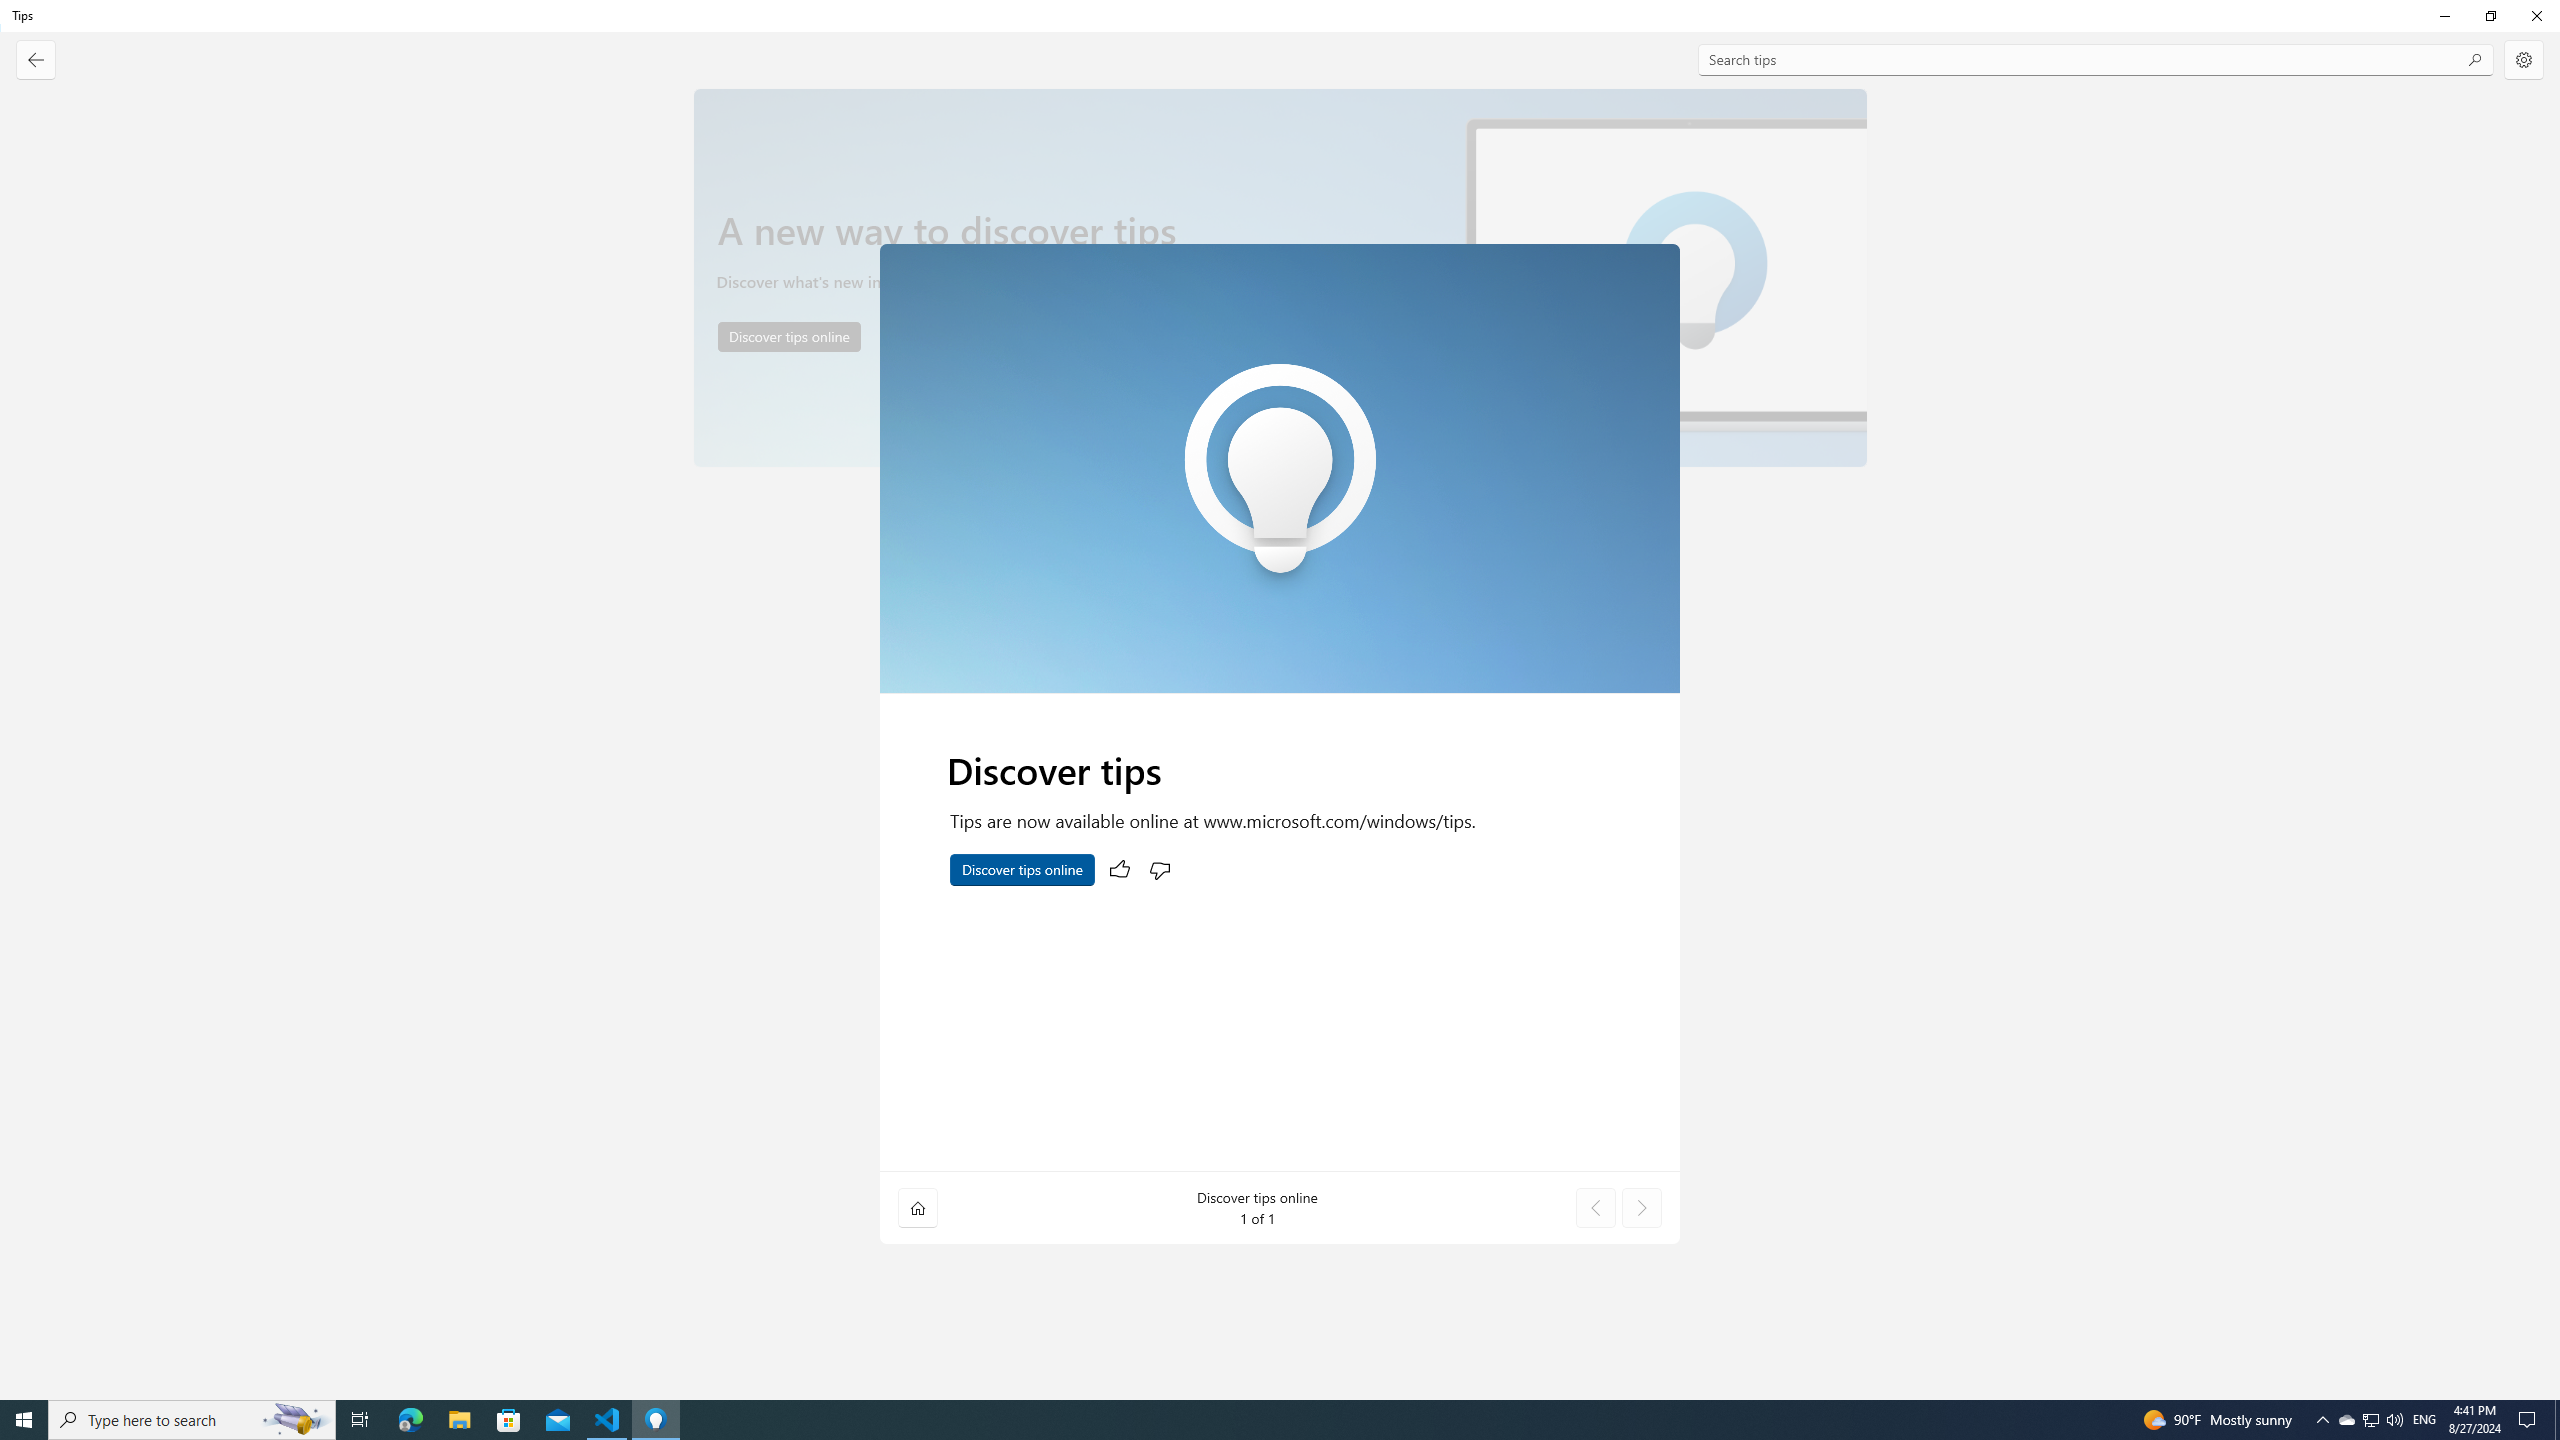 This screenshot has height=1440, width=2560. What do you see at coordinates (1595, 1207) in the screenshot?
I see `'Previous tip'` at bounding box center [1595, 1207].